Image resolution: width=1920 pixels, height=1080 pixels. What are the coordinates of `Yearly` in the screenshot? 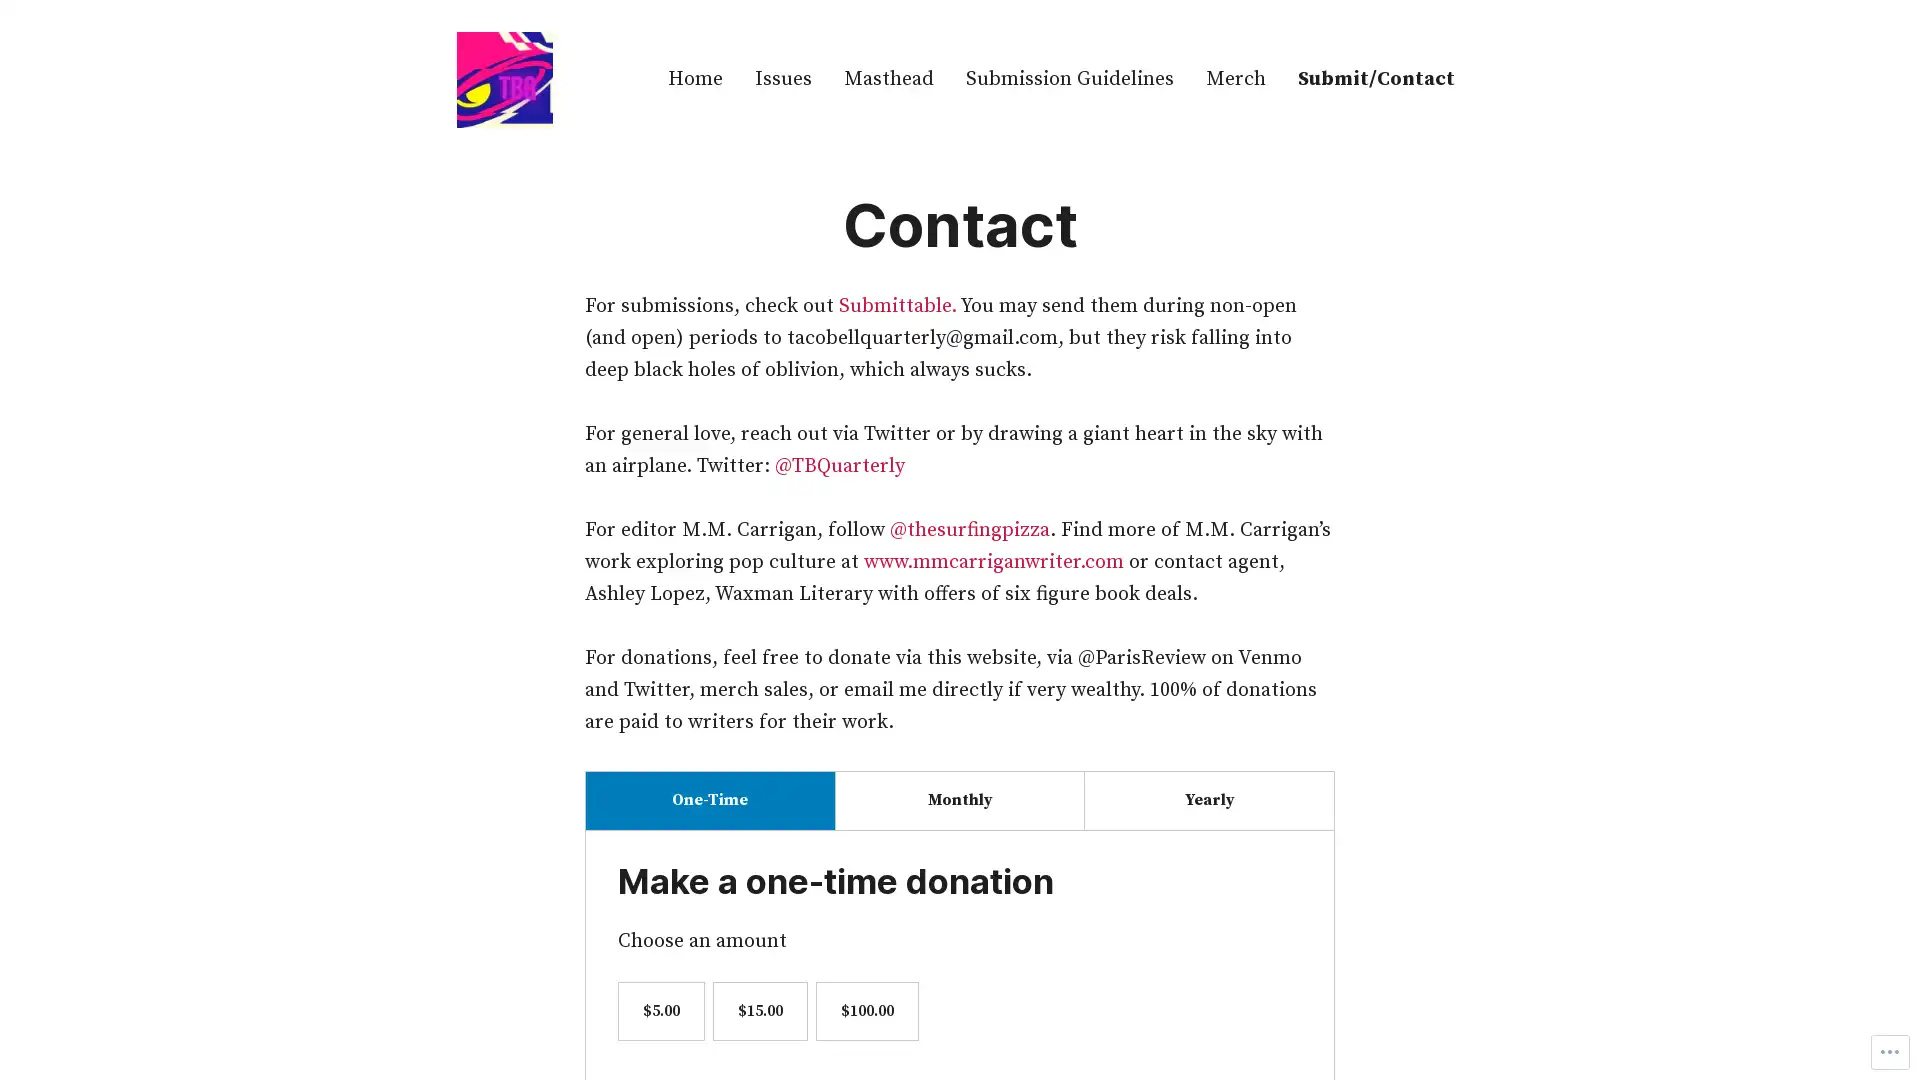 It's located at (1208, 799).